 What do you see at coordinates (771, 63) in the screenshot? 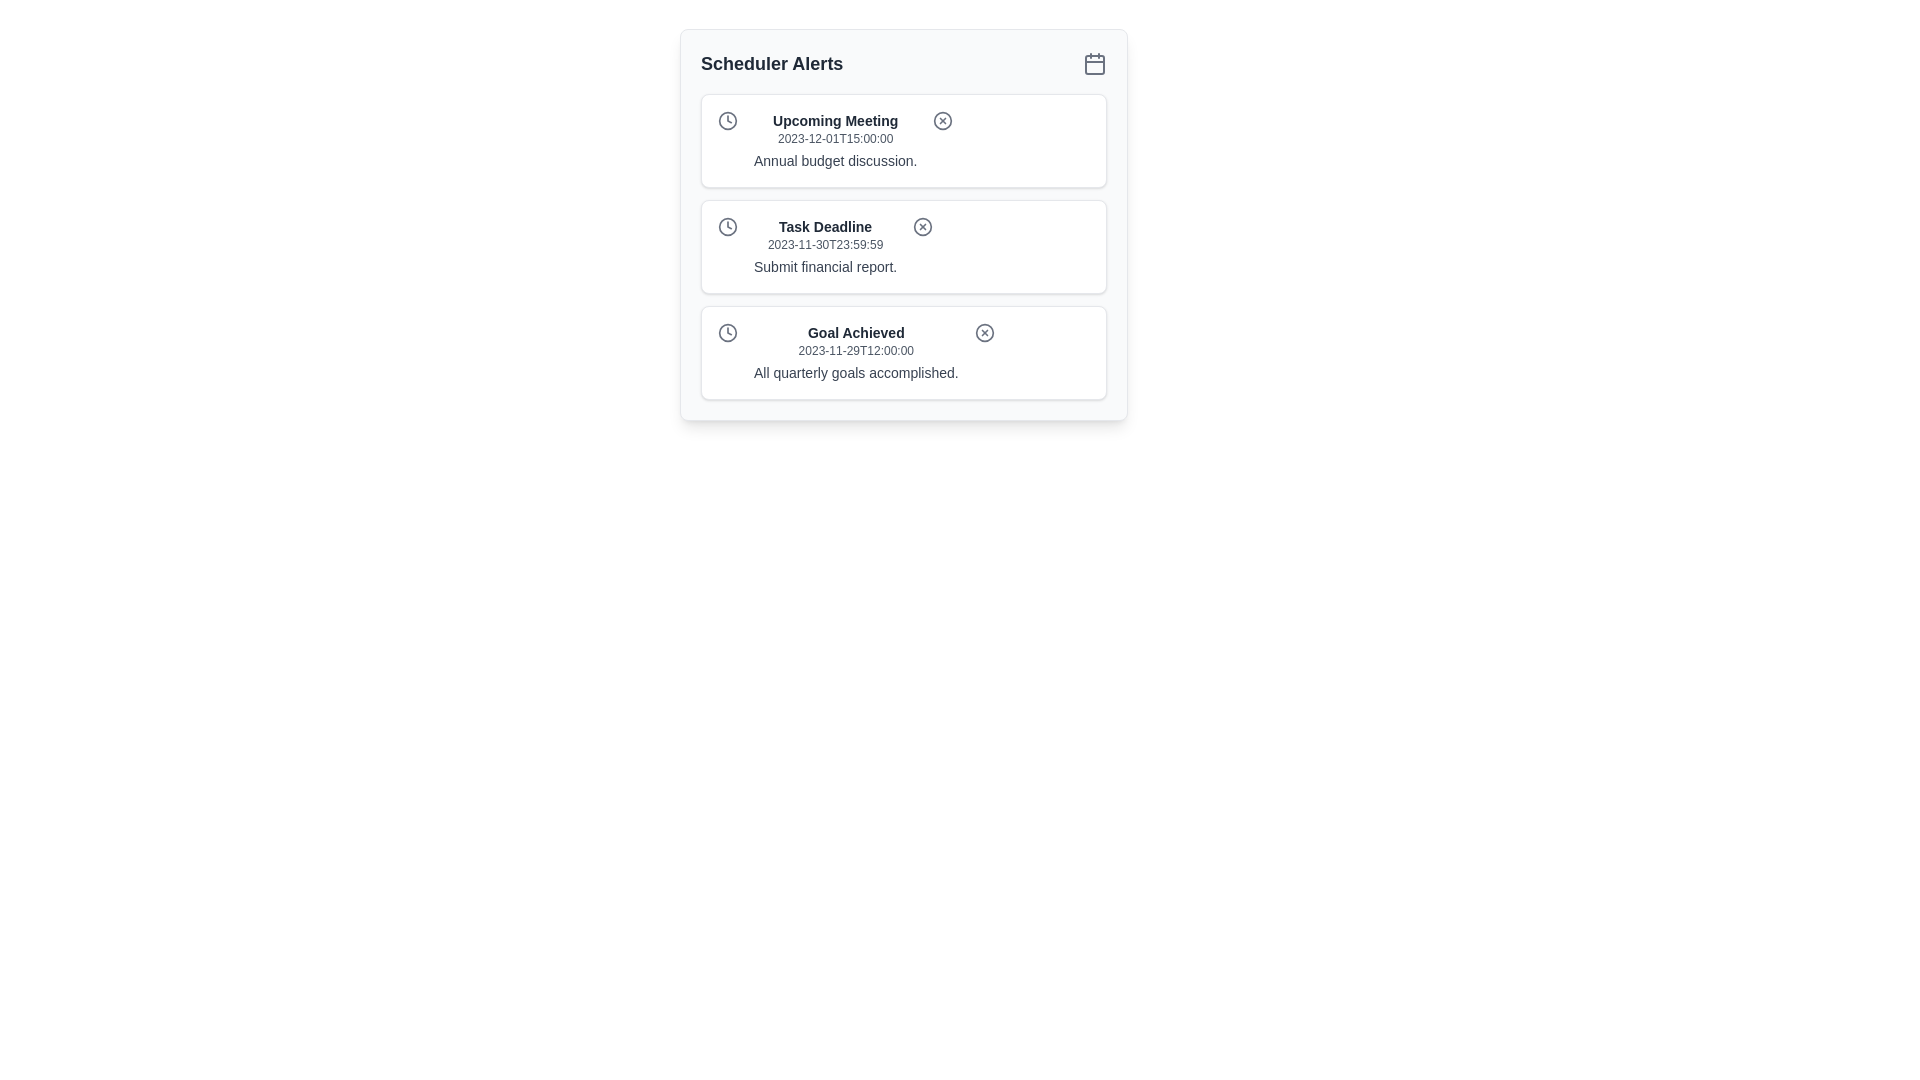
I see `'Scheduler Alerts' text label which is prominently displayed in bold and larger font above a list of items, positioned to the left of a calendar icon` at bounding box center [771, 63].